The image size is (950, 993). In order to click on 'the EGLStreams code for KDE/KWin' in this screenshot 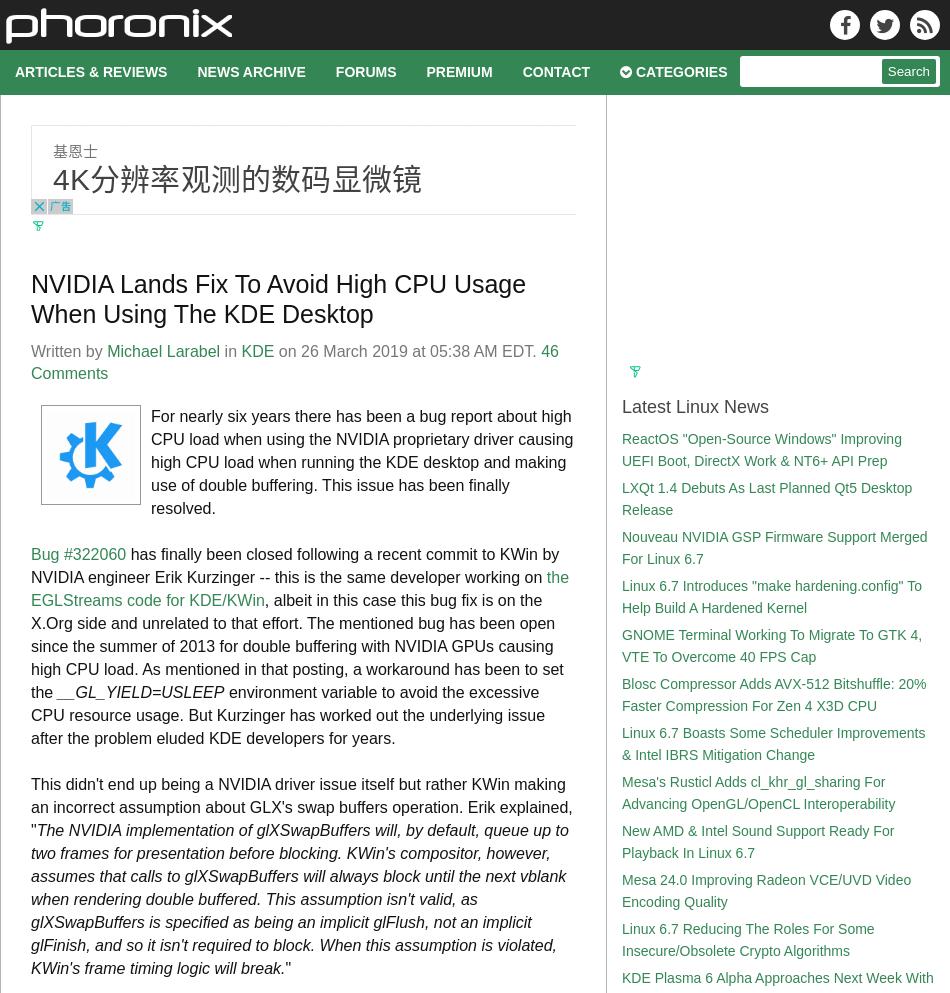, I will do `click(299, 589)`.